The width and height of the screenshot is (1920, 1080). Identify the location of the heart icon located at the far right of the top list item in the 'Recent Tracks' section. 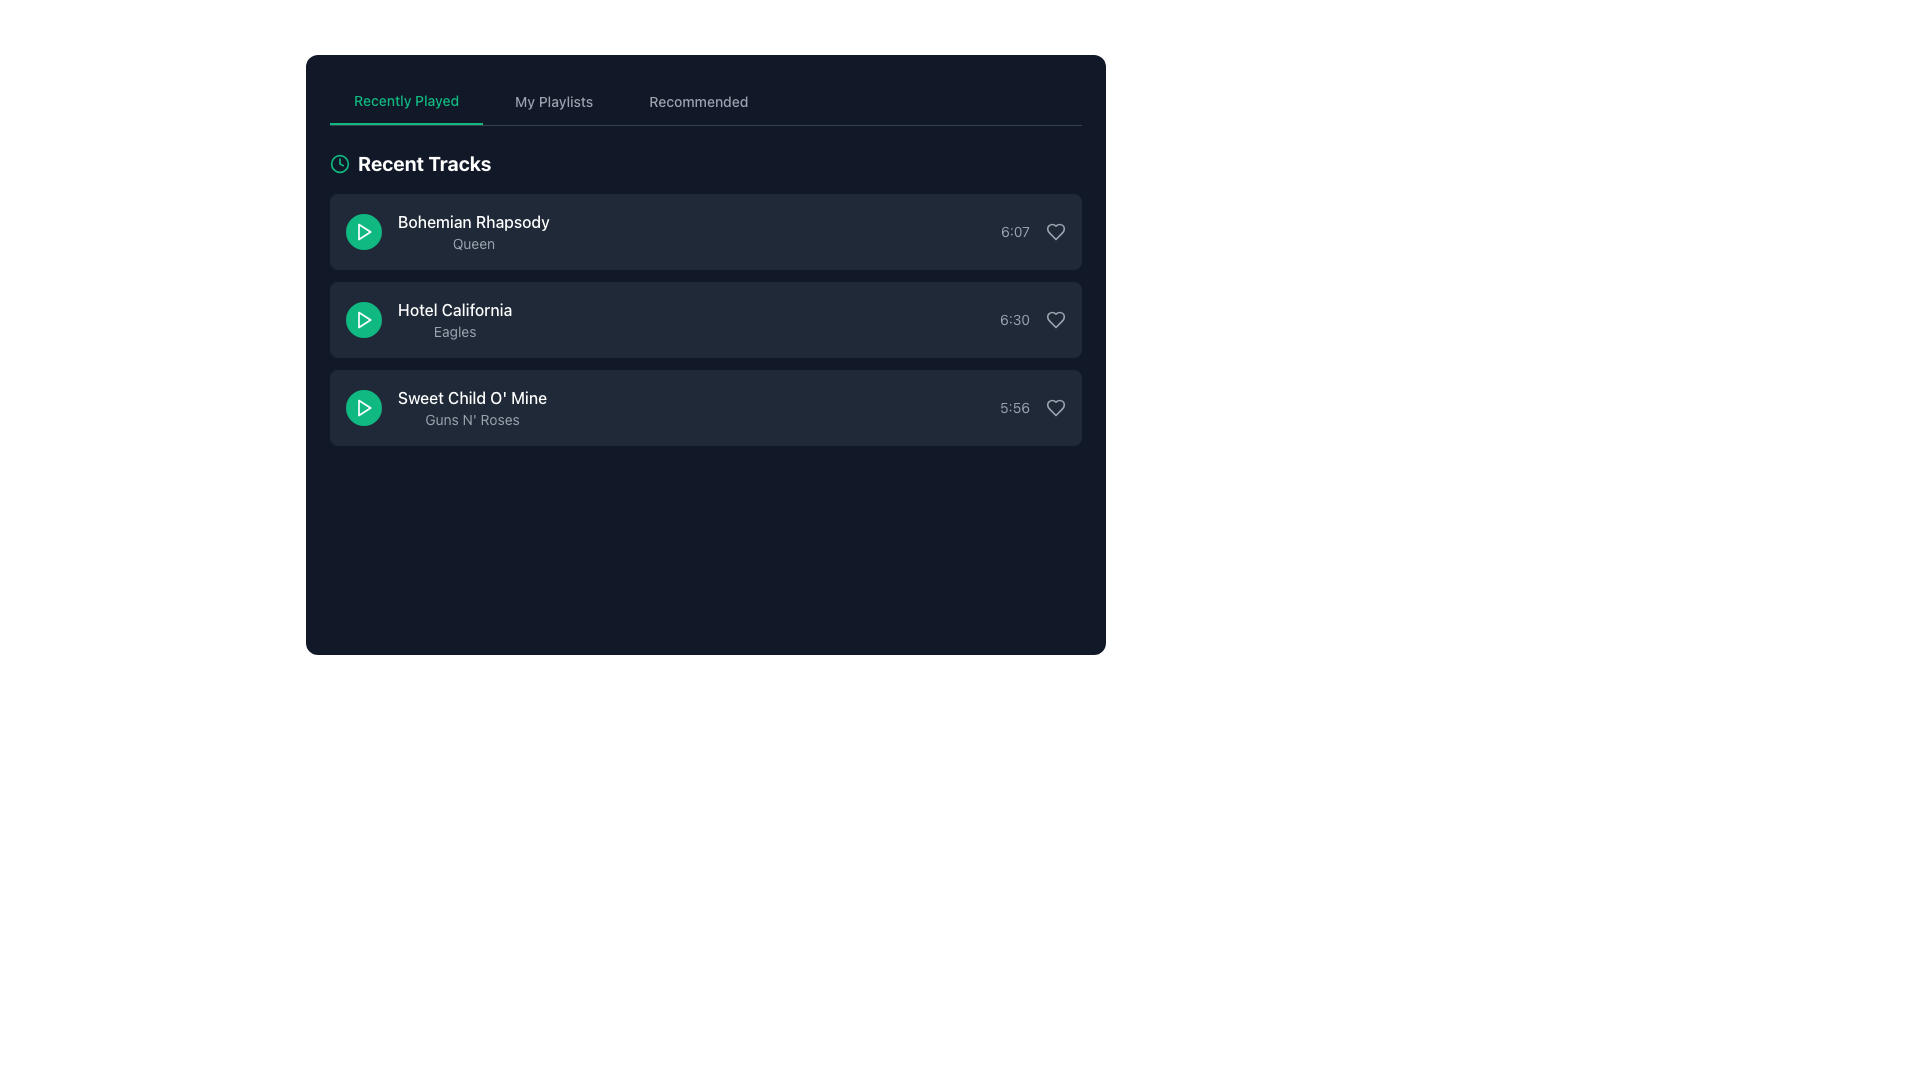
(1055, 230).